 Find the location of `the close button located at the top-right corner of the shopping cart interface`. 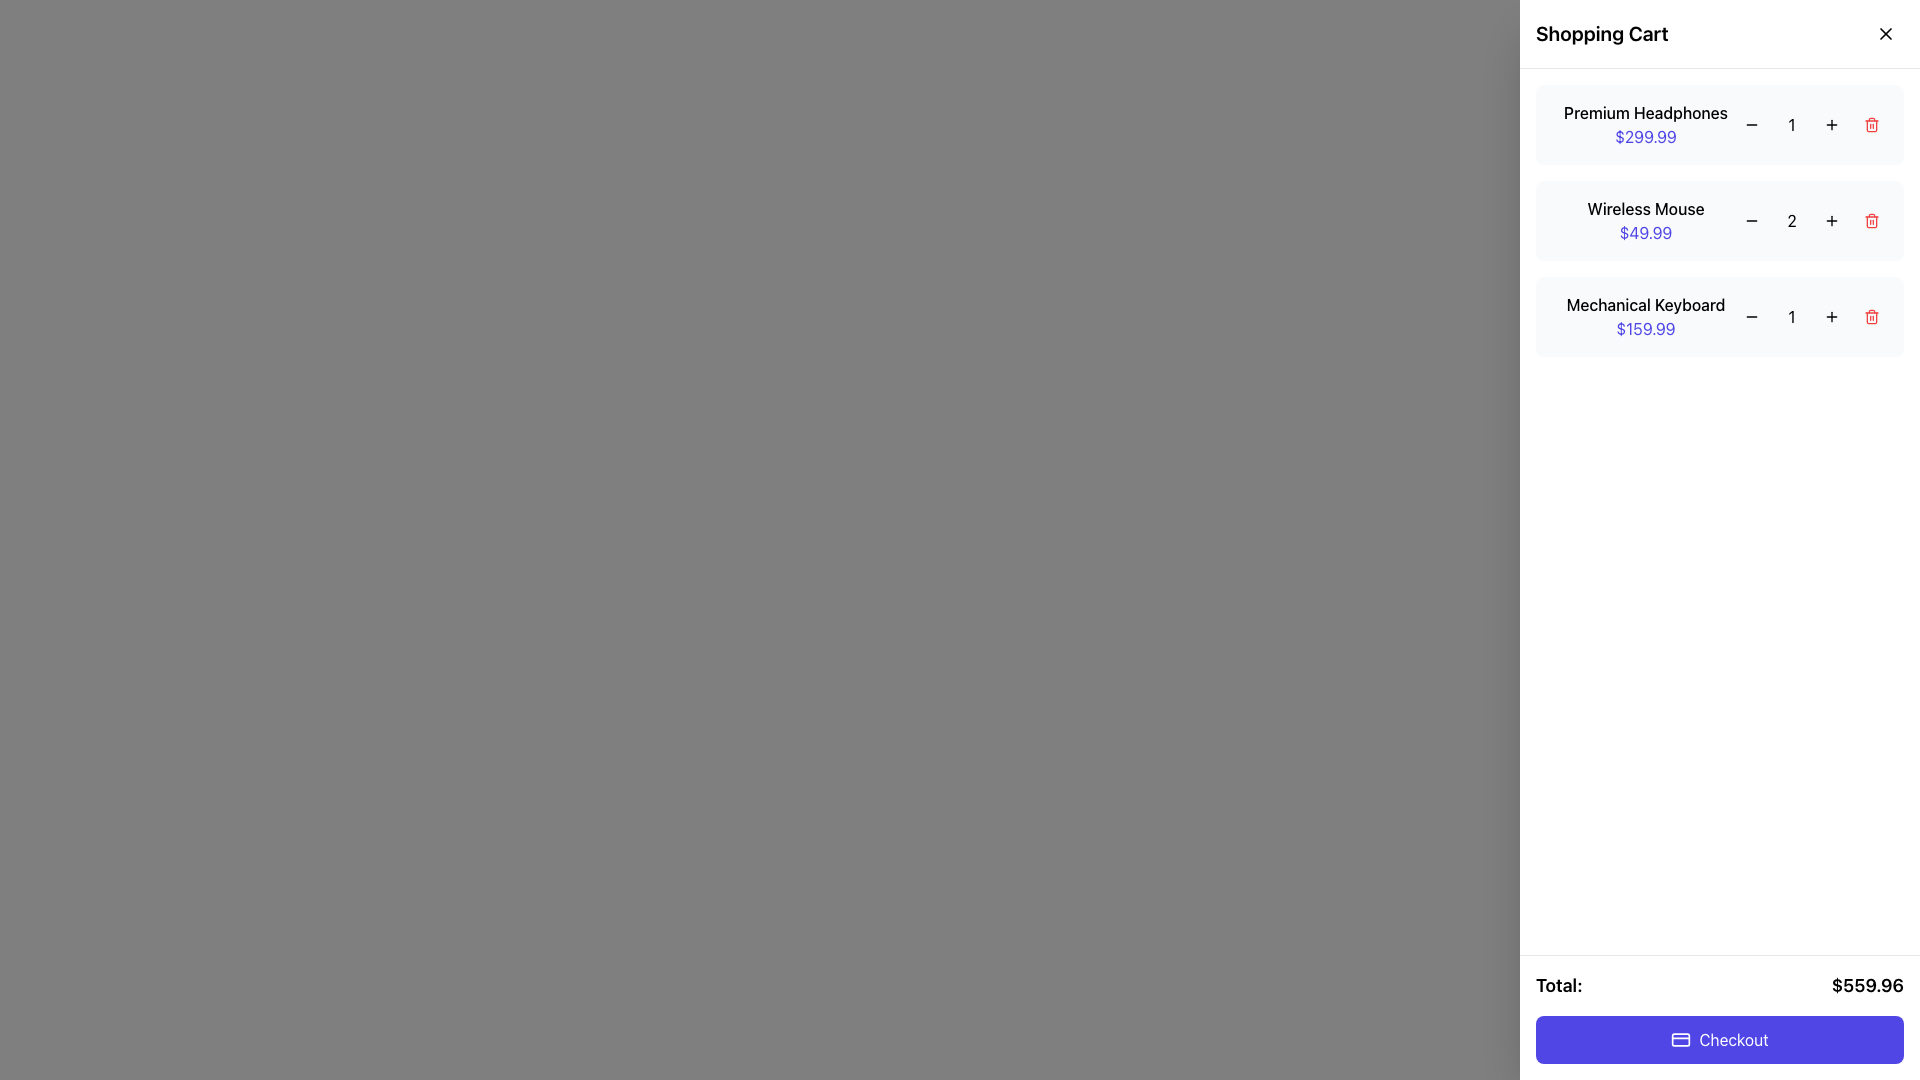

the close button located at the top-right corner of the shopping cart interface is located at coordinates (1879, 39).